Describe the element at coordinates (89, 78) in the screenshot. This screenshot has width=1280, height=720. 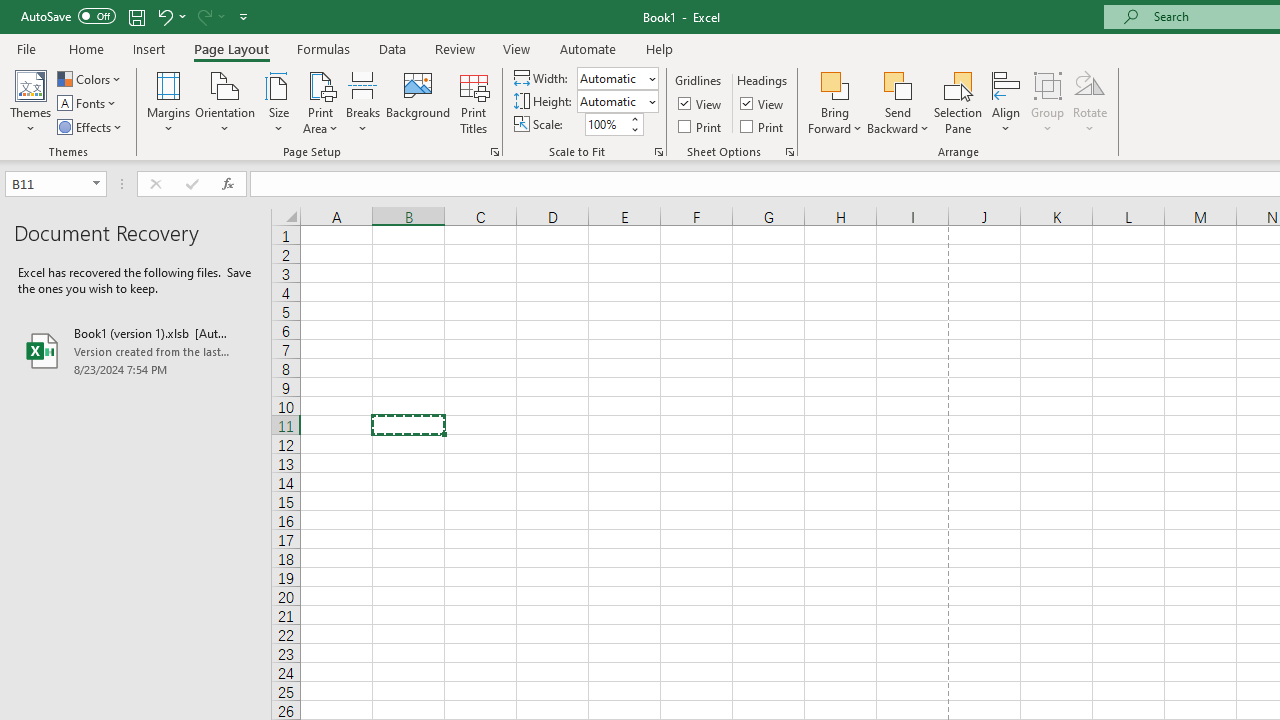
I see `'Colors'` at that location.